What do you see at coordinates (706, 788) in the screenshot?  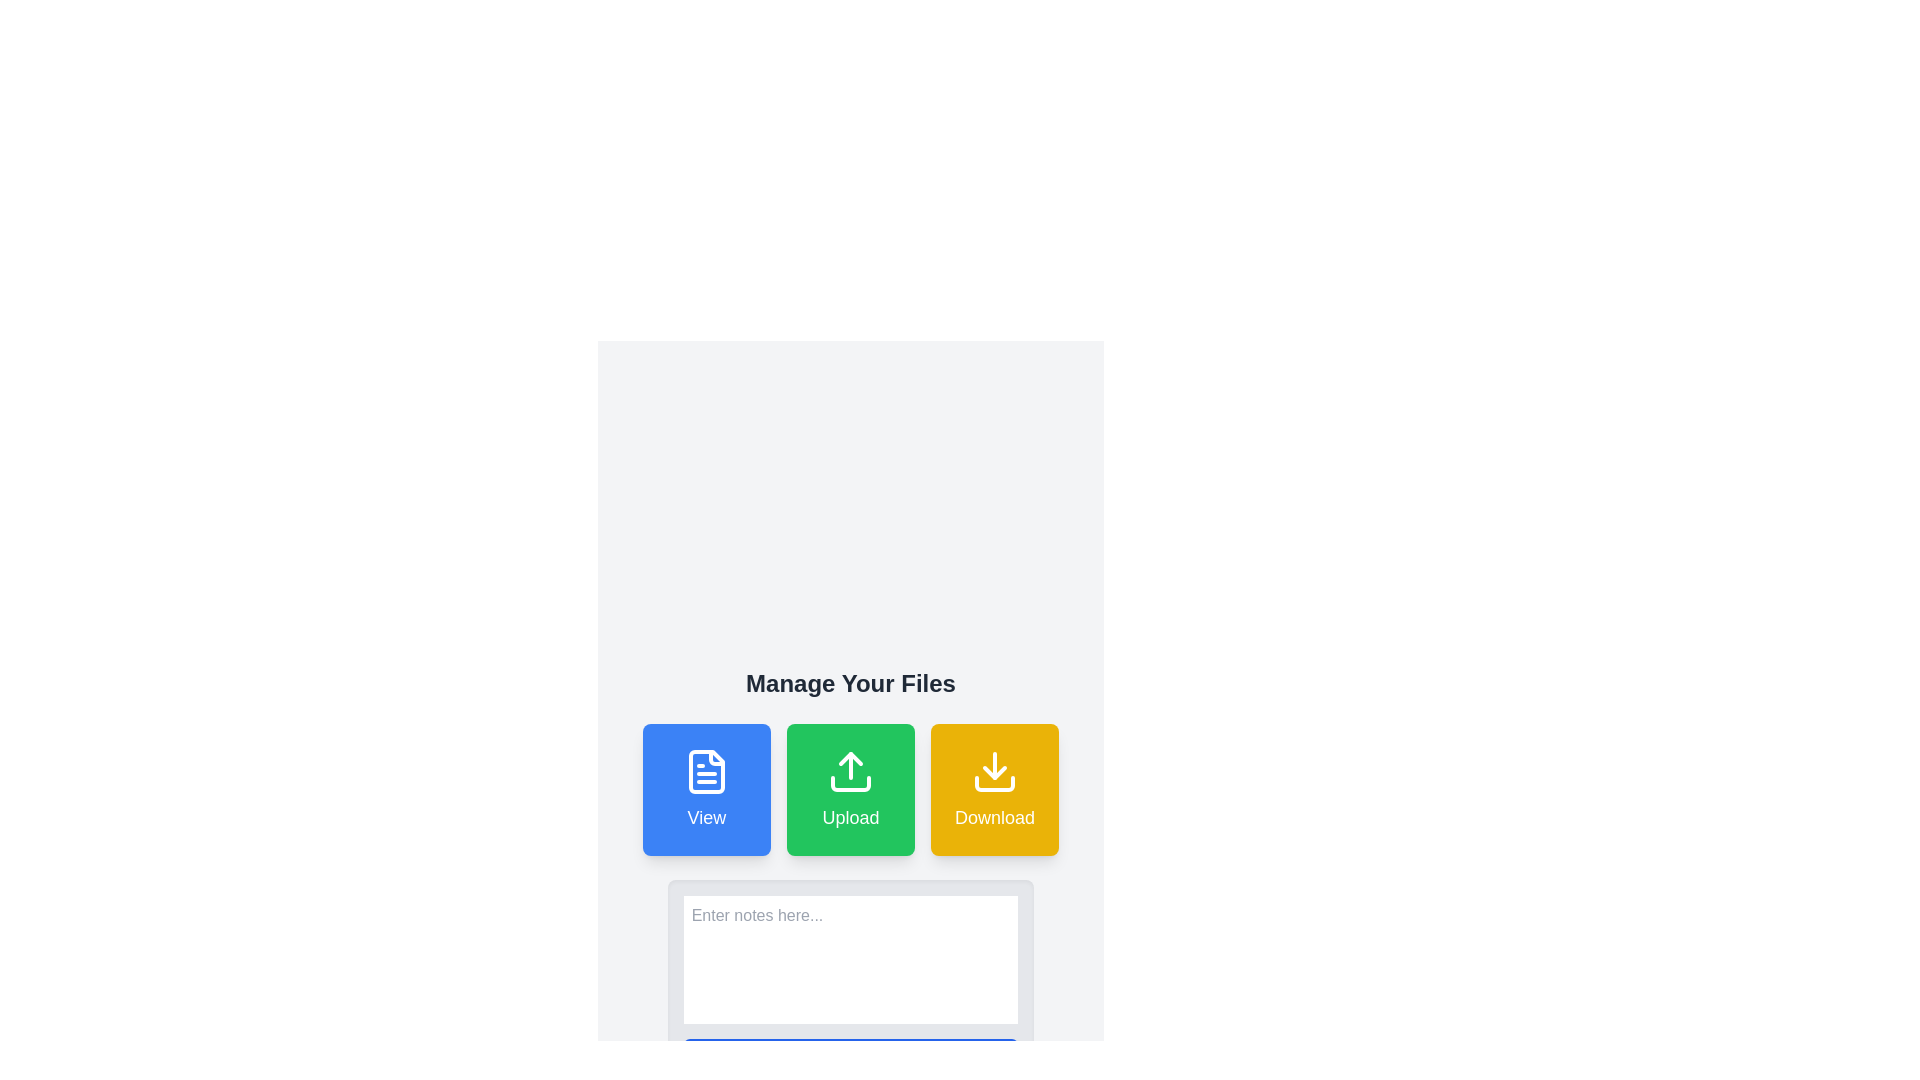 I see `the far left button in the 'Manage Your Files' section` at bounding box center [706, 788].